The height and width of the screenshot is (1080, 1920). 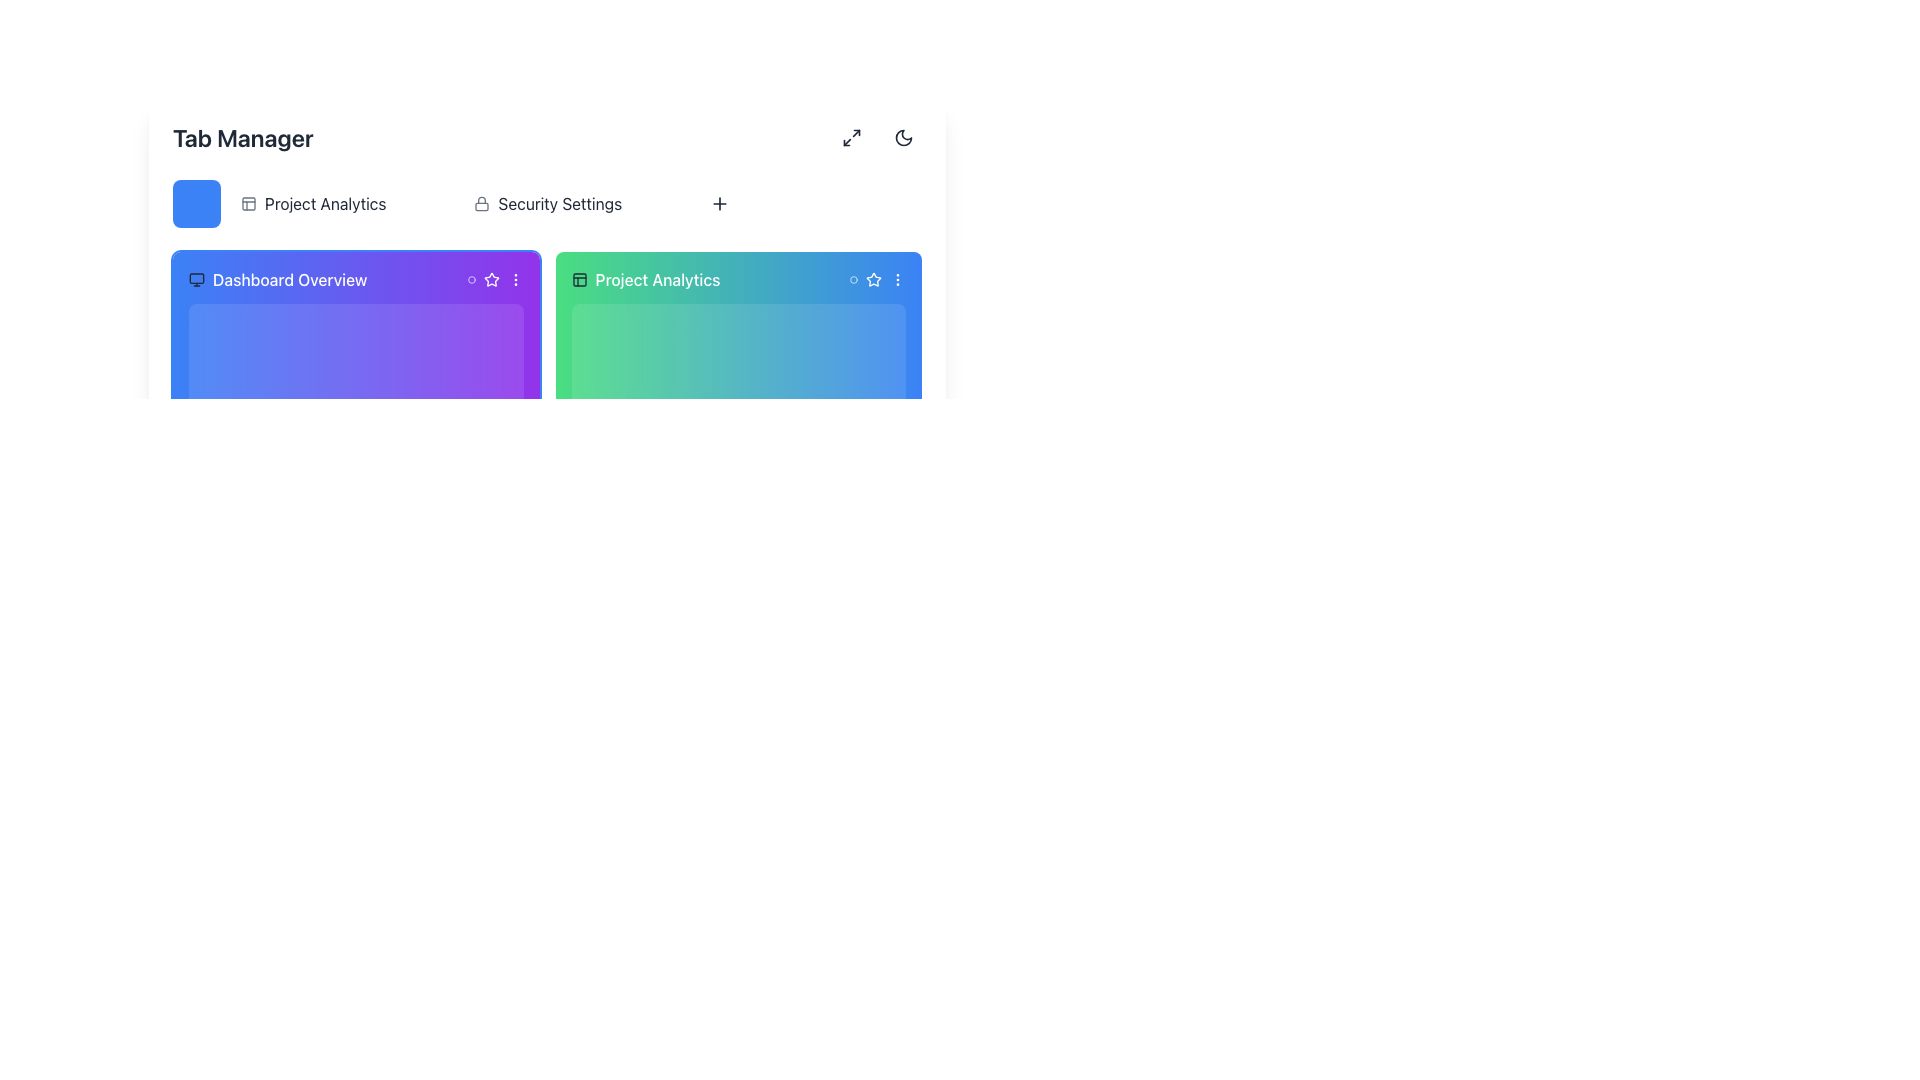 I want to click on the non-interactive text label indicating 'Project Analytics', located to the right of a small blue square icon and a rectangular icon at the top-left part of the interface, so click(x=325, y=204).